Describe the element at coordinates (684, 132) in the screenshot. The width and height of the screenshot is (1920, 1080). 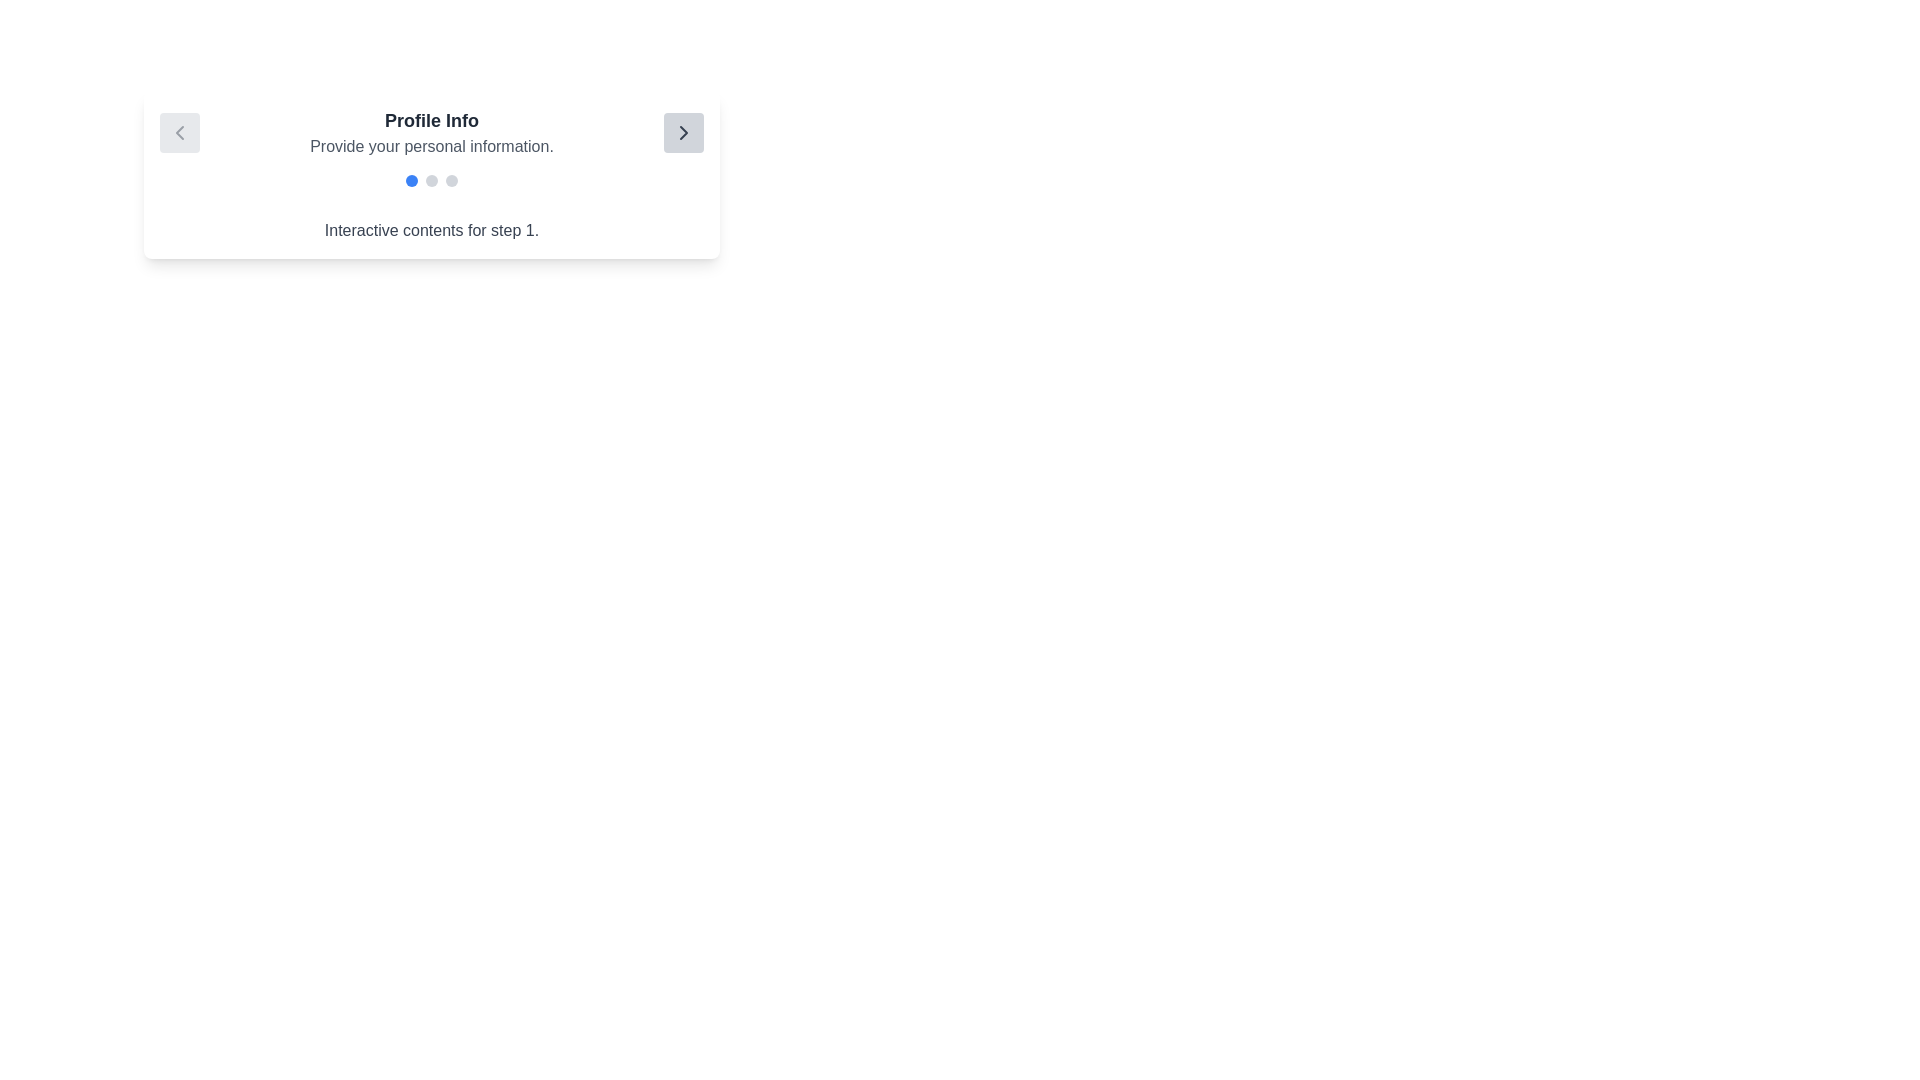
I see `the gray rectangular button with a right-facing arrow icon located in the upper-right portion of the 'Profile Info' section to change its appearance` at that location.